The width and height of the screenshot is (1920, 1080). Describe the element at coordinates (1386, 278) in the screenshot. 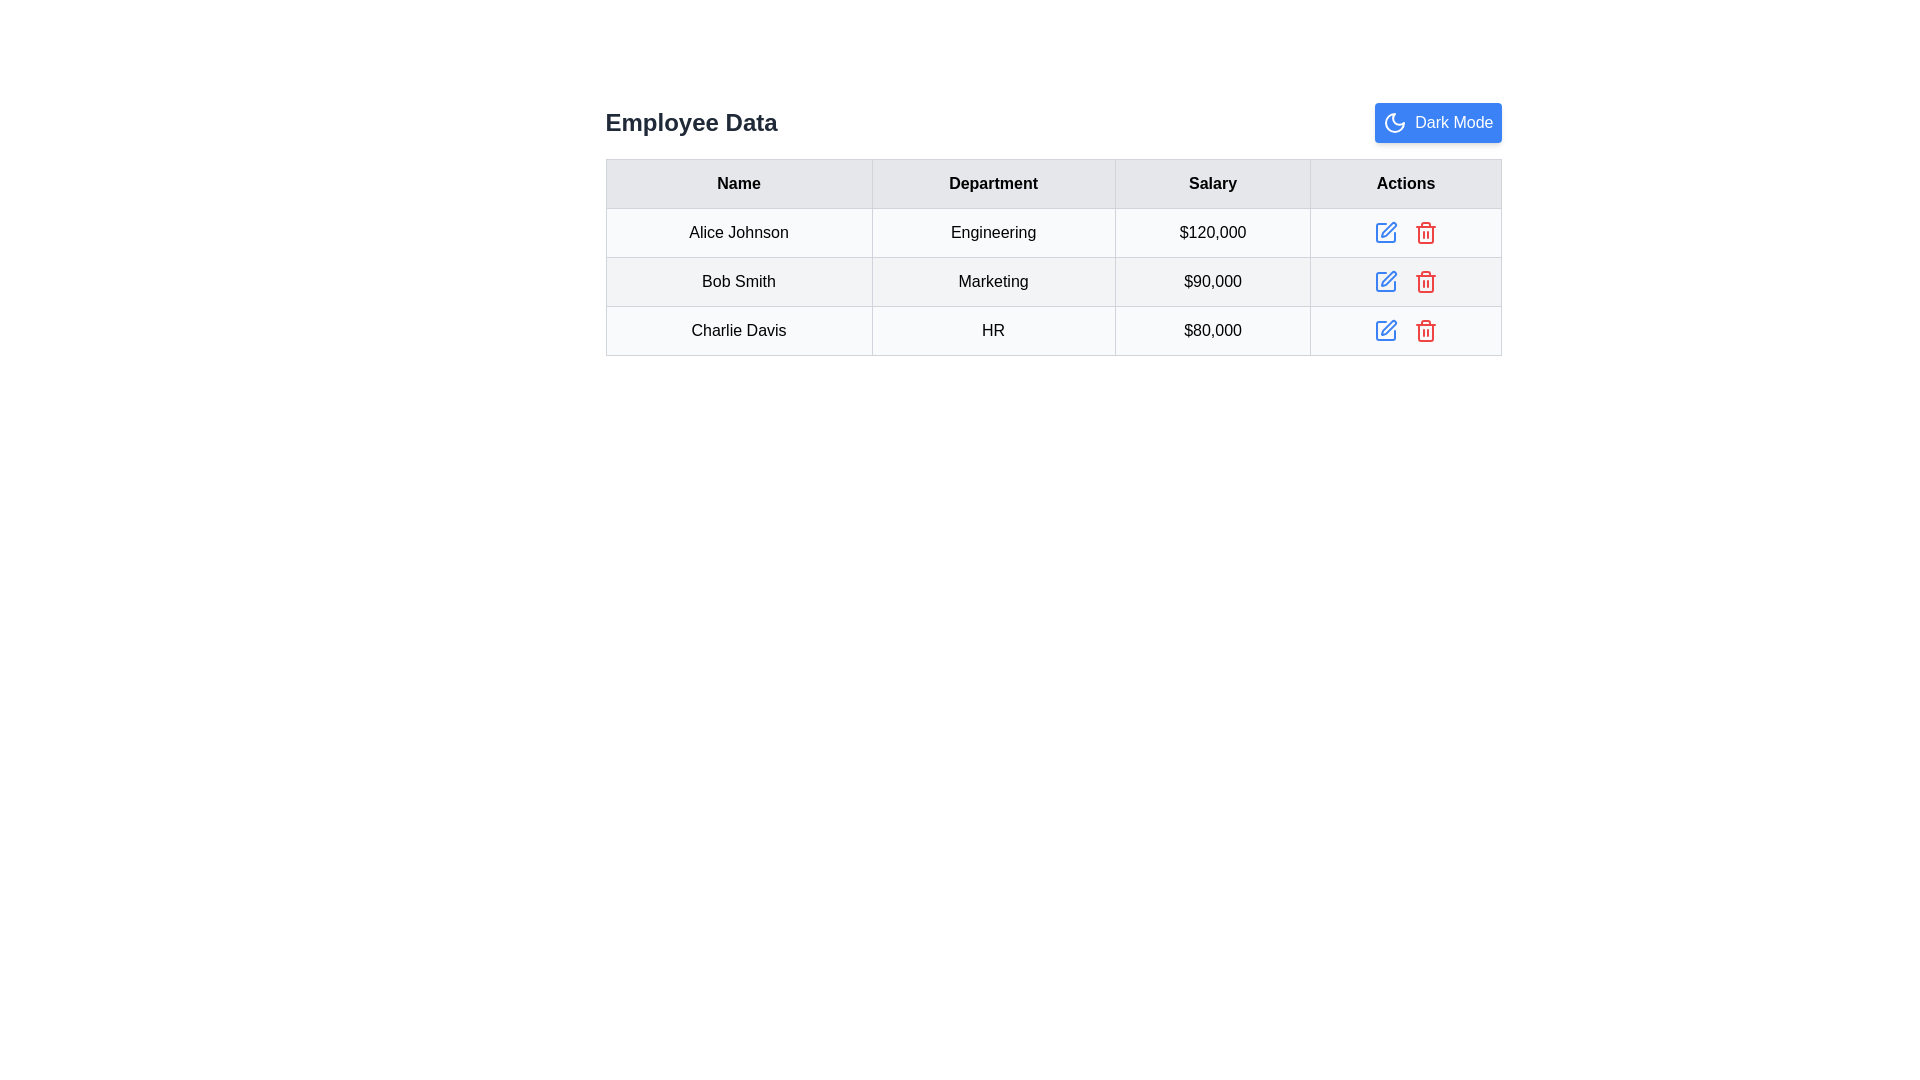

I see `the pencil icon representing the edit action located in the 'Actions' column of the second row of the table` at that location.